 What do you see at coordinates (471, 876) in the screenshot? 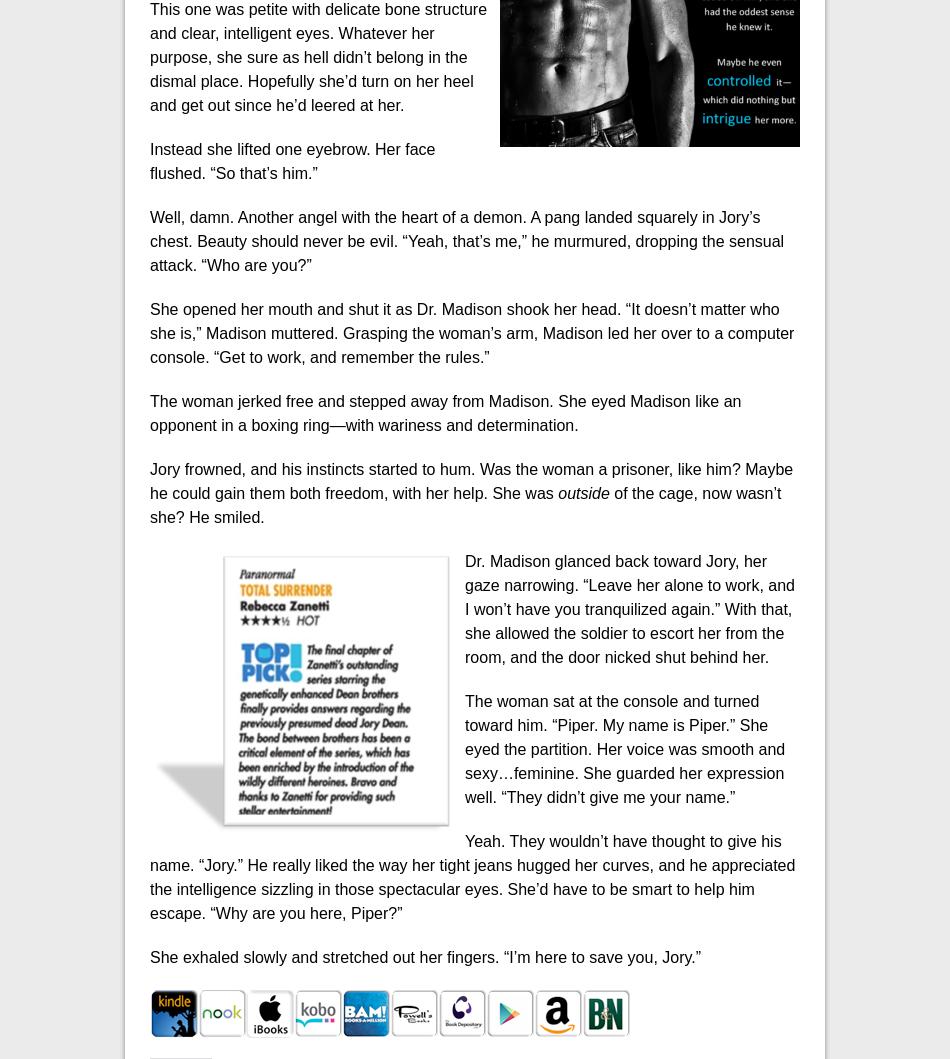
I see `'Yeah. They wouldn’t have thought to give his name. “Jory.” He really liked the way her tight jeans hugged her curves, and he appreciated the intelligence sizzling in those spectacular eyes. She’d have to be smart to help him escape. “Why are you here, Piper?”'` at bounding box center [471, 876].